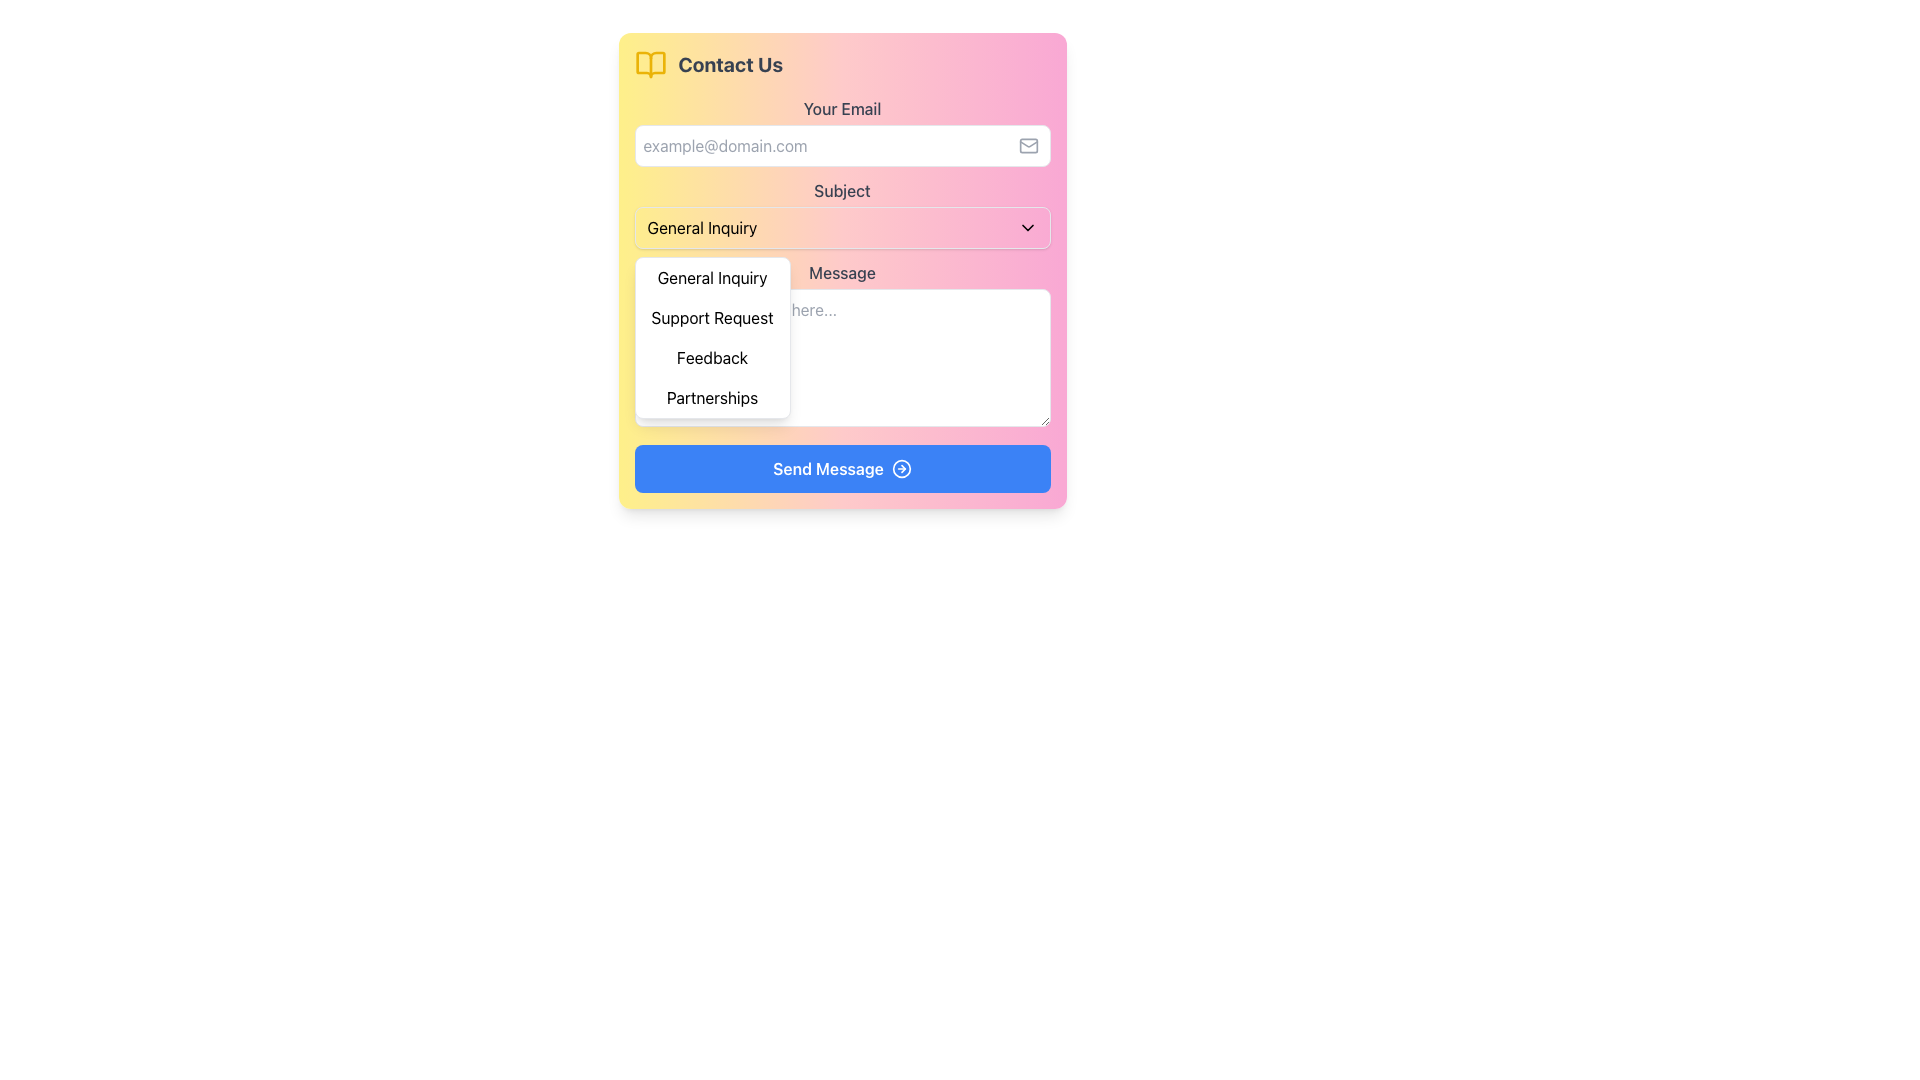 The width and height of the screenshot is (1920, 1080). I want to click on the 'Feedback' option in the dropdown menu located as the third item in the 'Contact Us' form, positioned between 'Support Request' and 'Partnerships', so click(712, 357).